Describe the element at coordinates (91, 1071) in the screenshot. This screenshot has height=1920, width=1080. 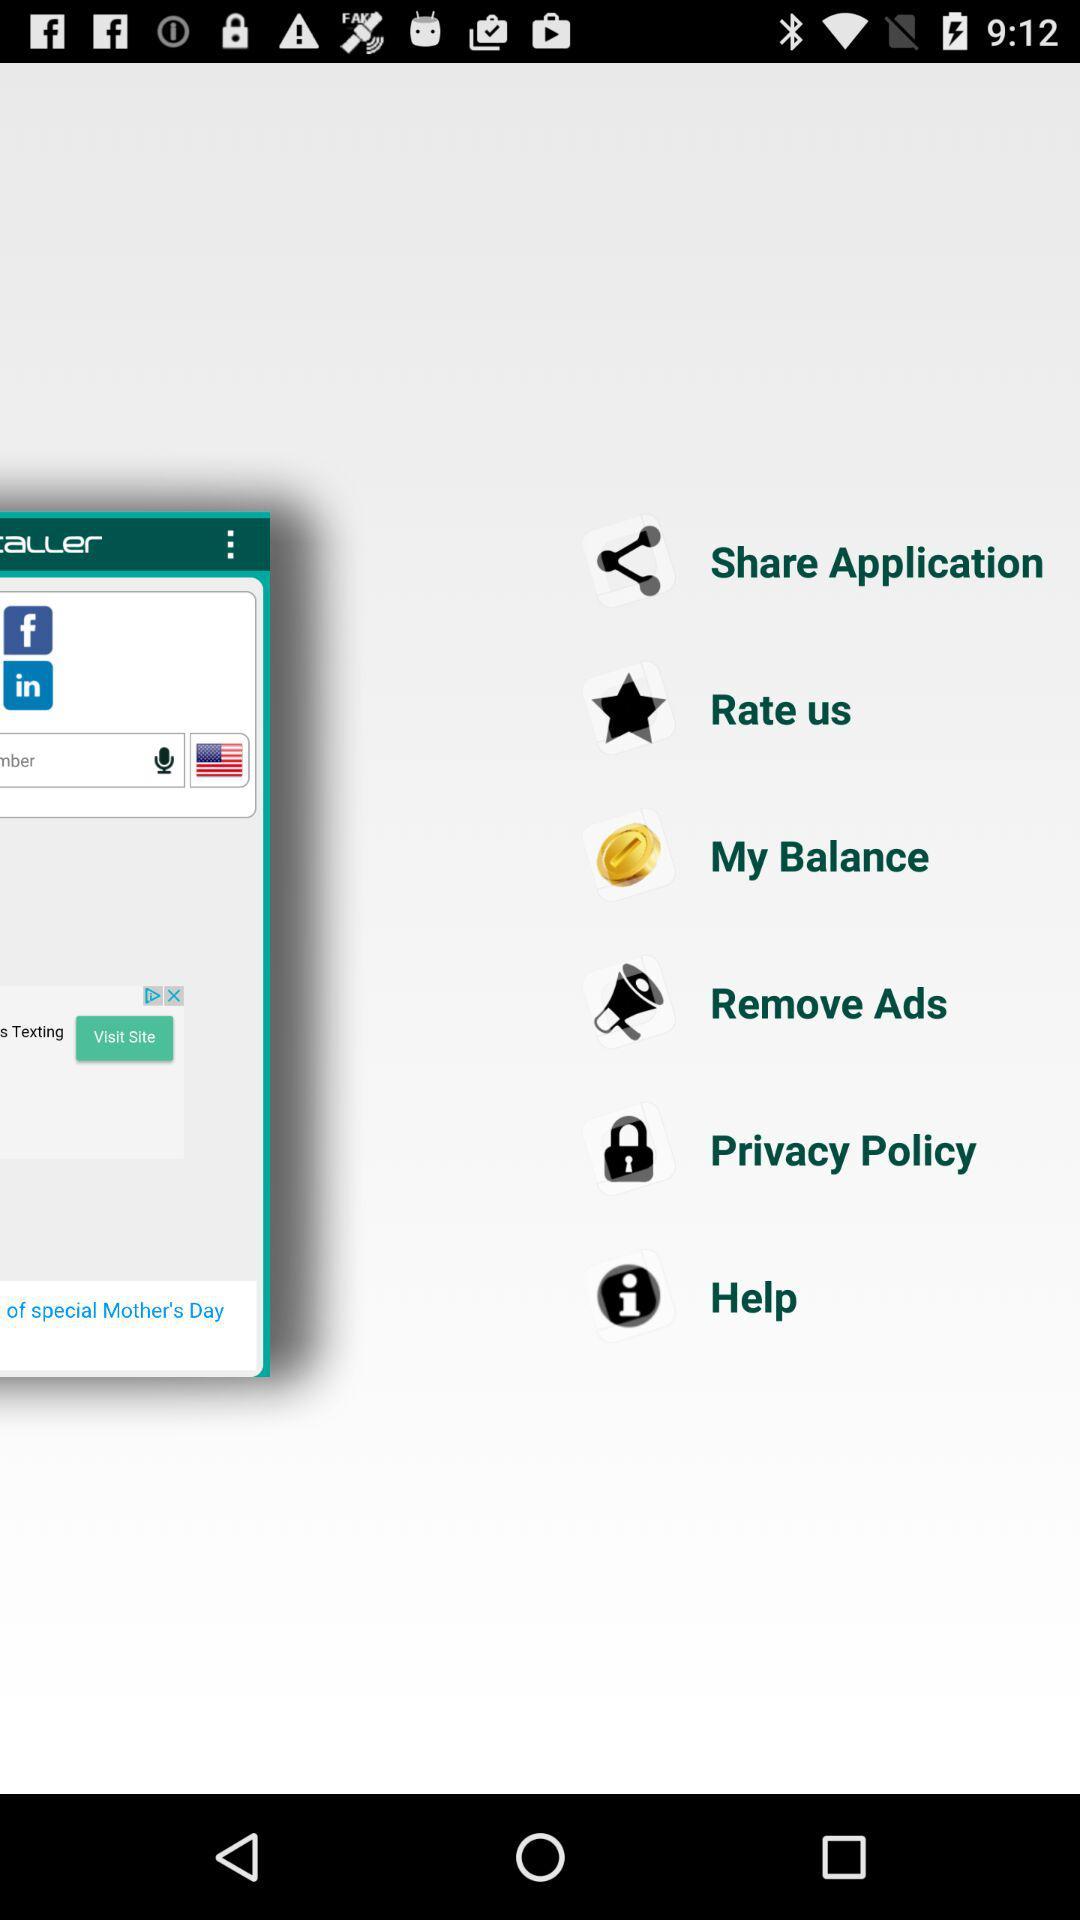
I see `visit the site` at that location.